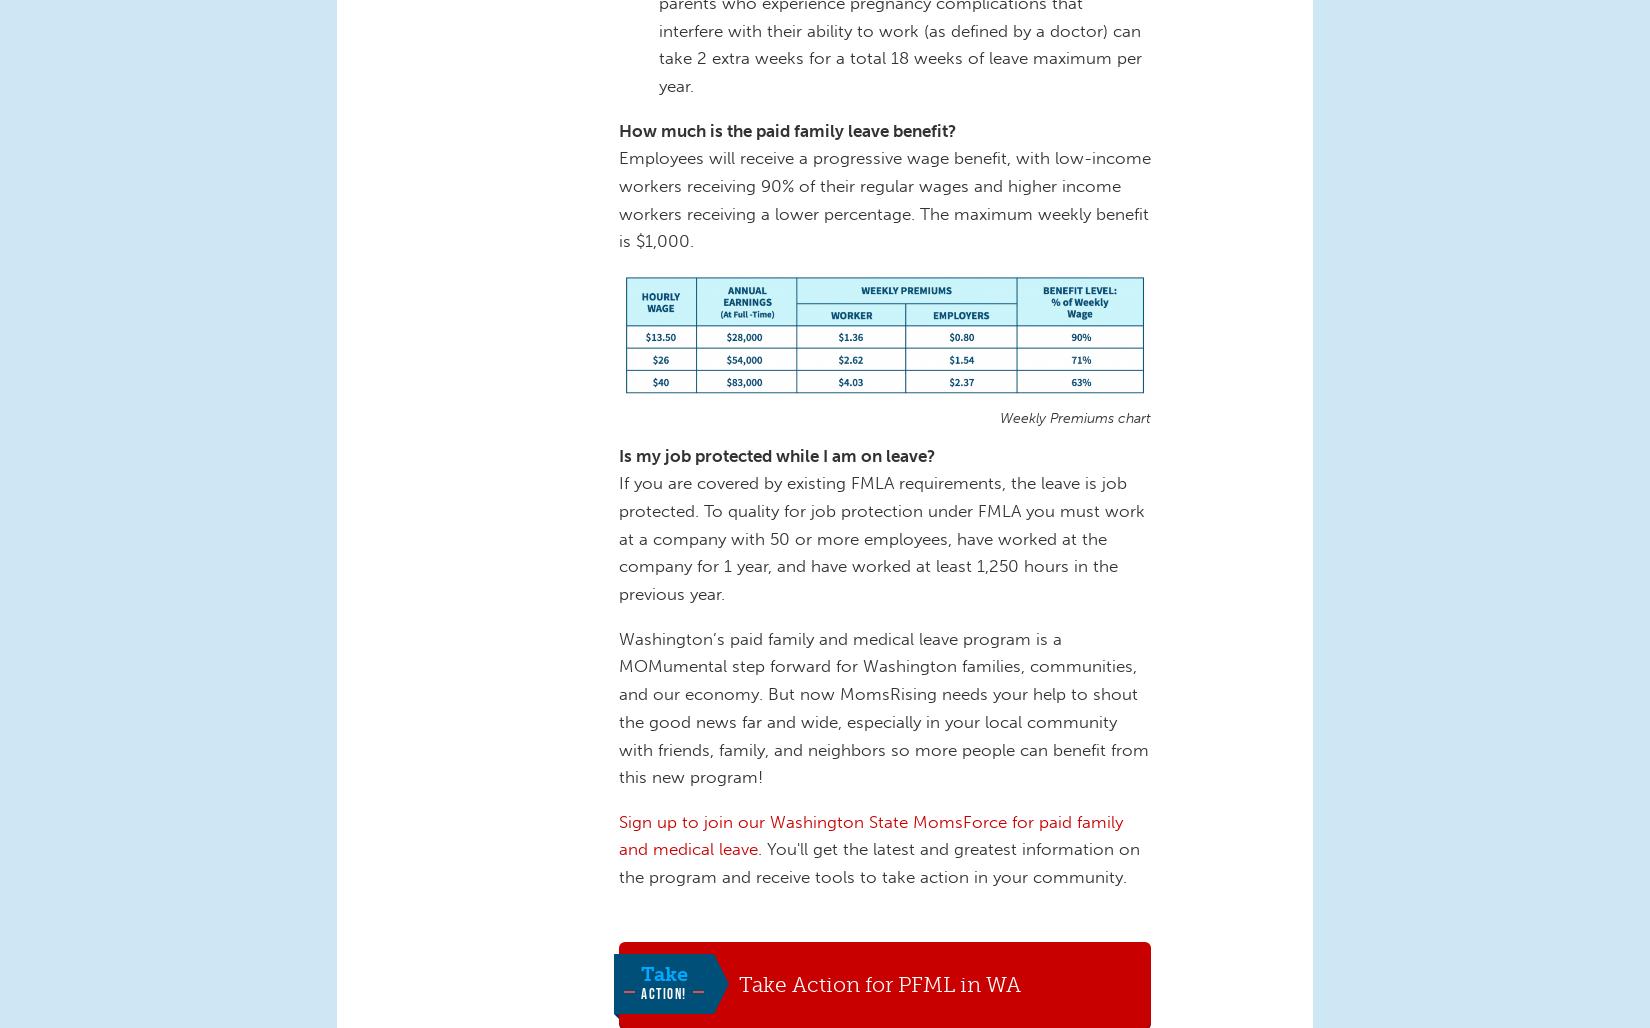 The height and width of the screenshot is (1028, 1650). I want to click on 'Is my job protected while I am on leave?', so click(775, 453).